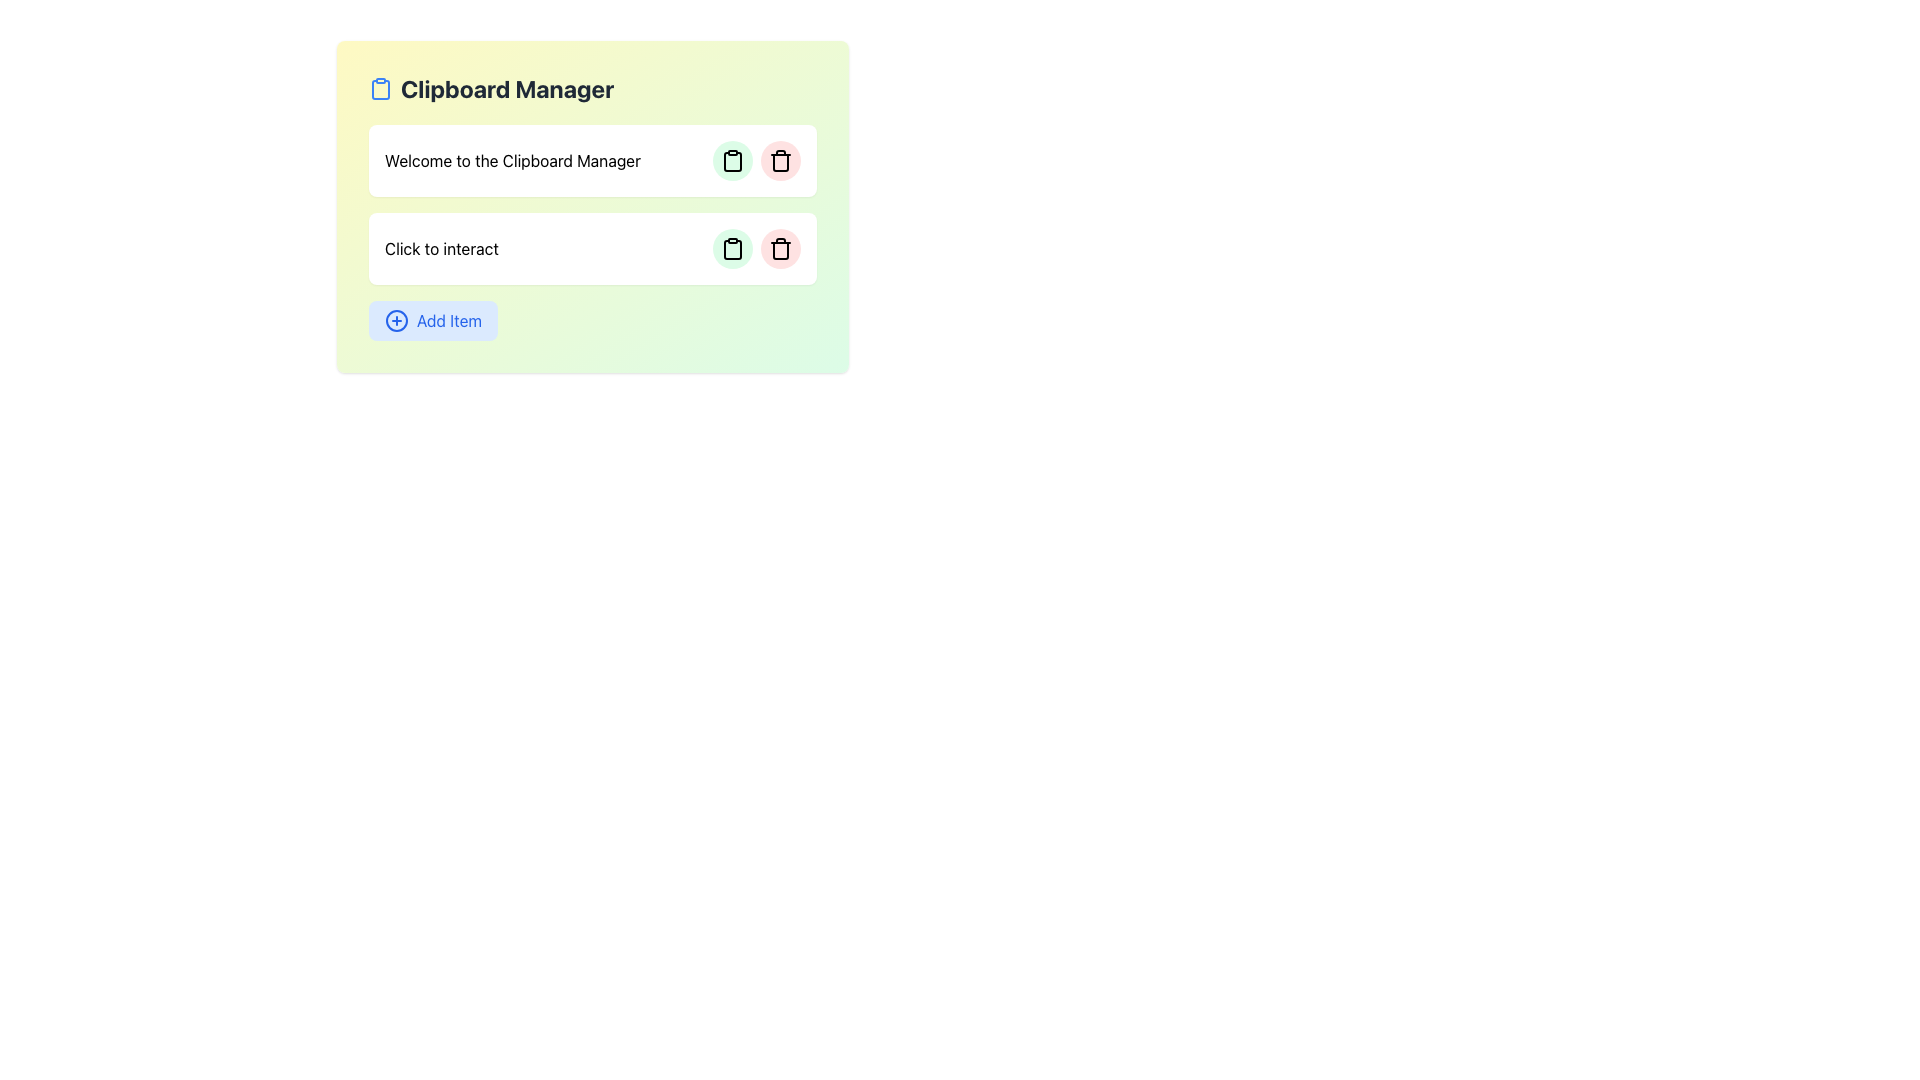  I want to click on the iconography associated with the SVG Circle Element located at the center of the 'Add Item' button, so click(397, 319).